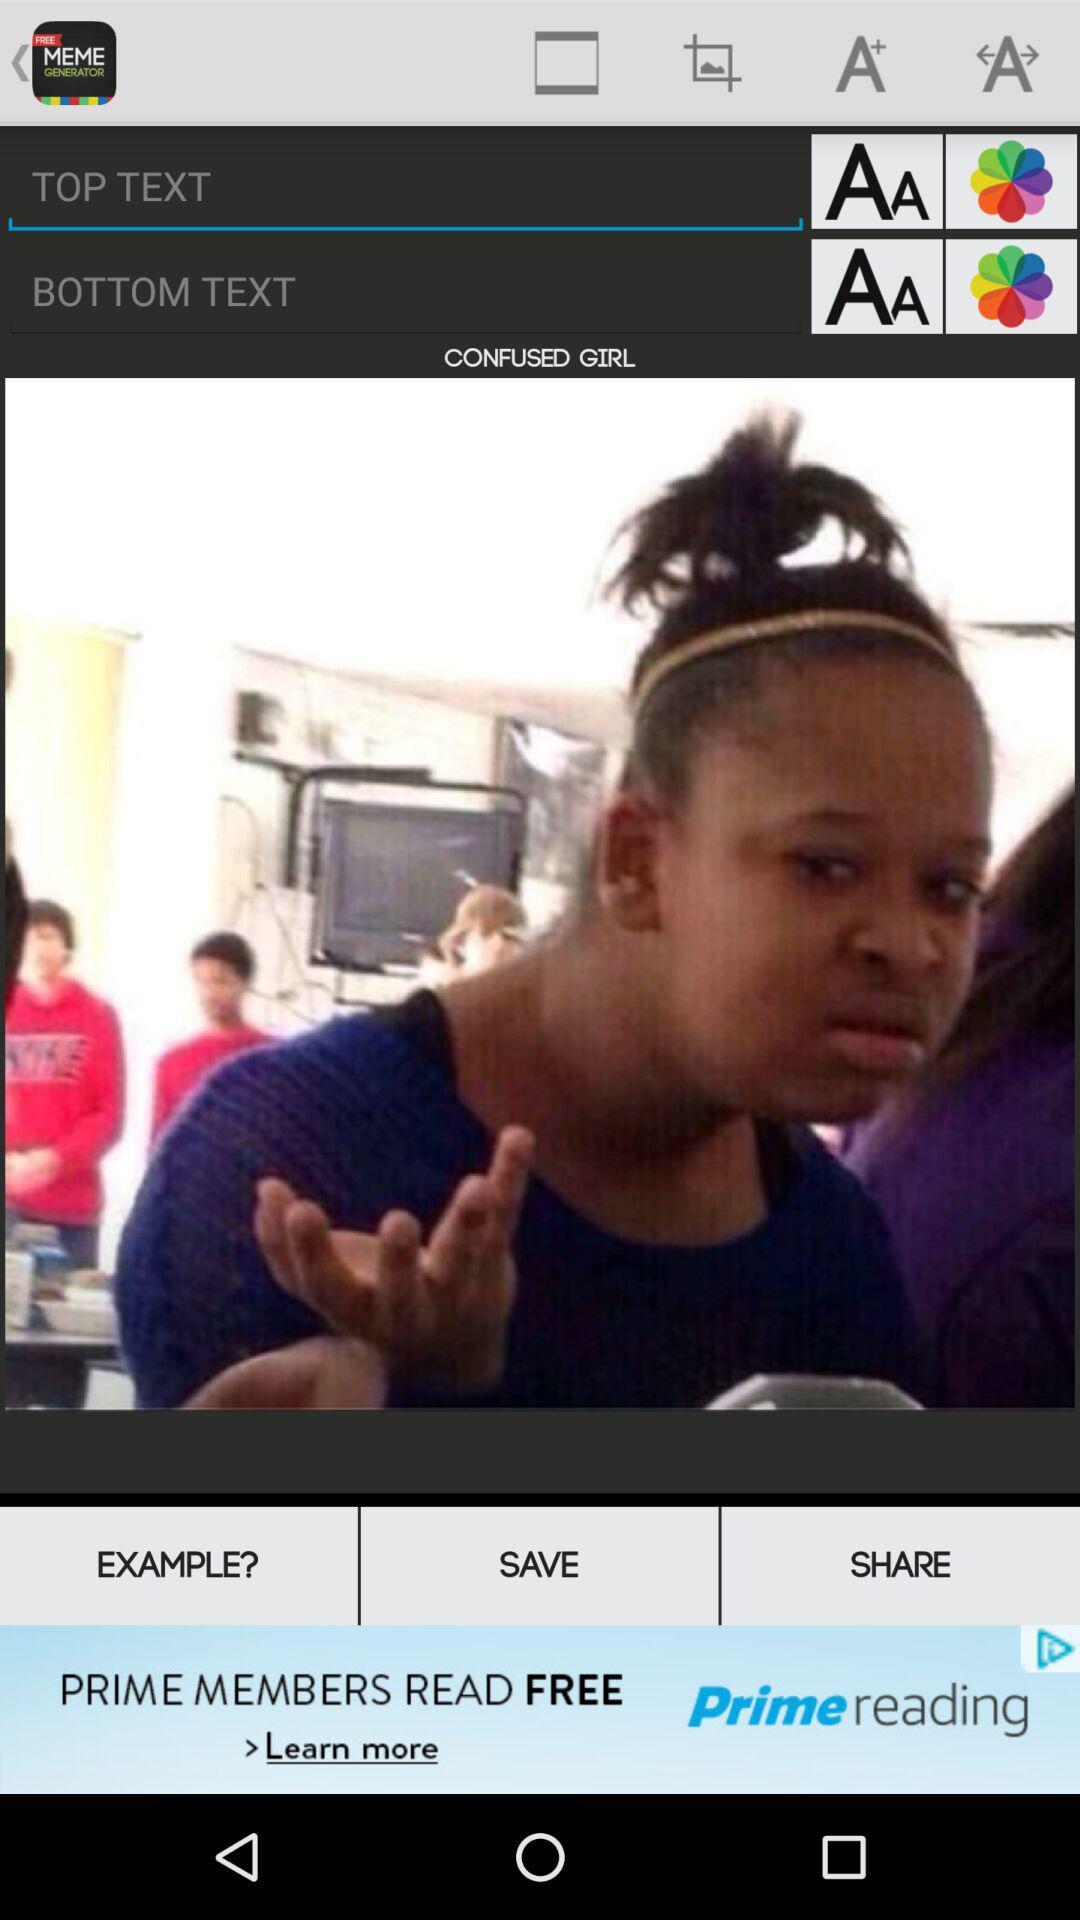 The image size is (1080, 1920). I want to click on the font icon, so click(876, 194).